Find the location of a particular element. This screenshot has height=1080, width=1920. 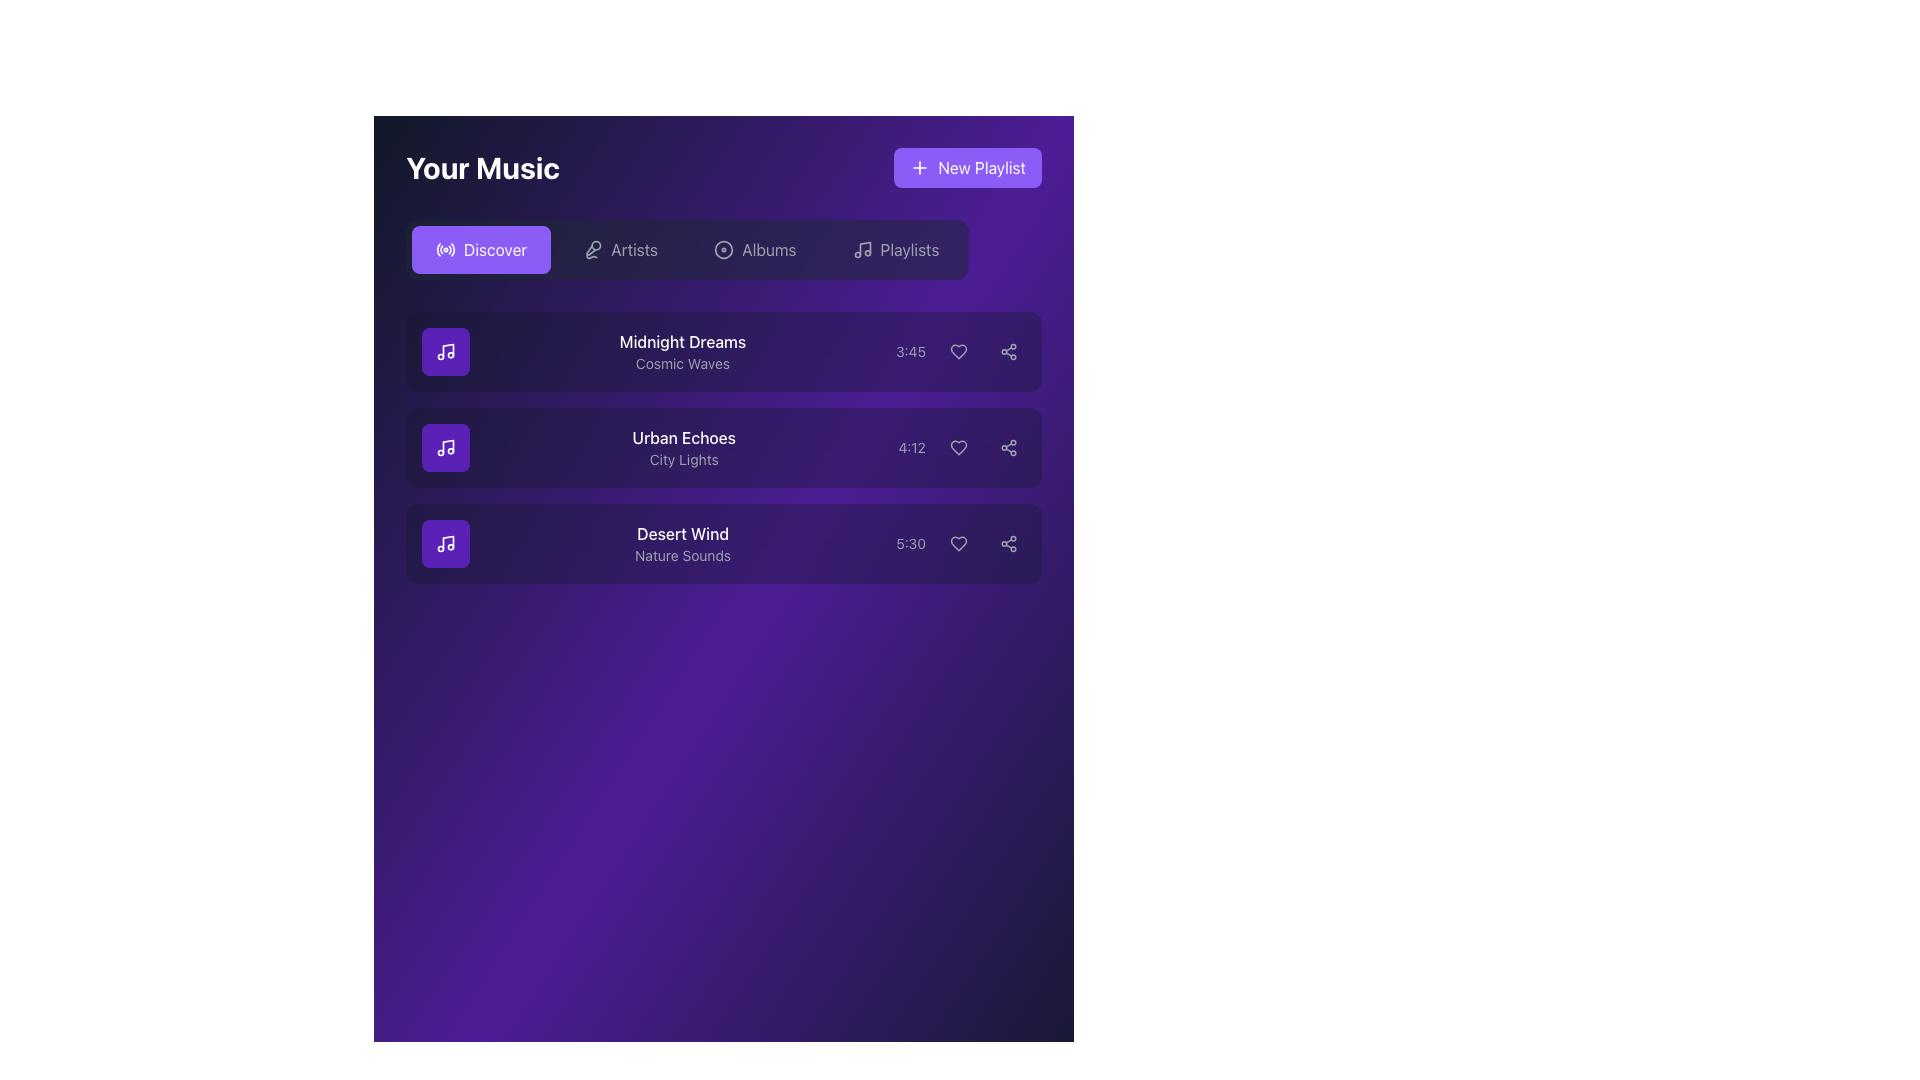

the heart-shaped icon within the interactive button located in the second music list row next to 'Urban Echoes' is located at coordinates (958, 446).